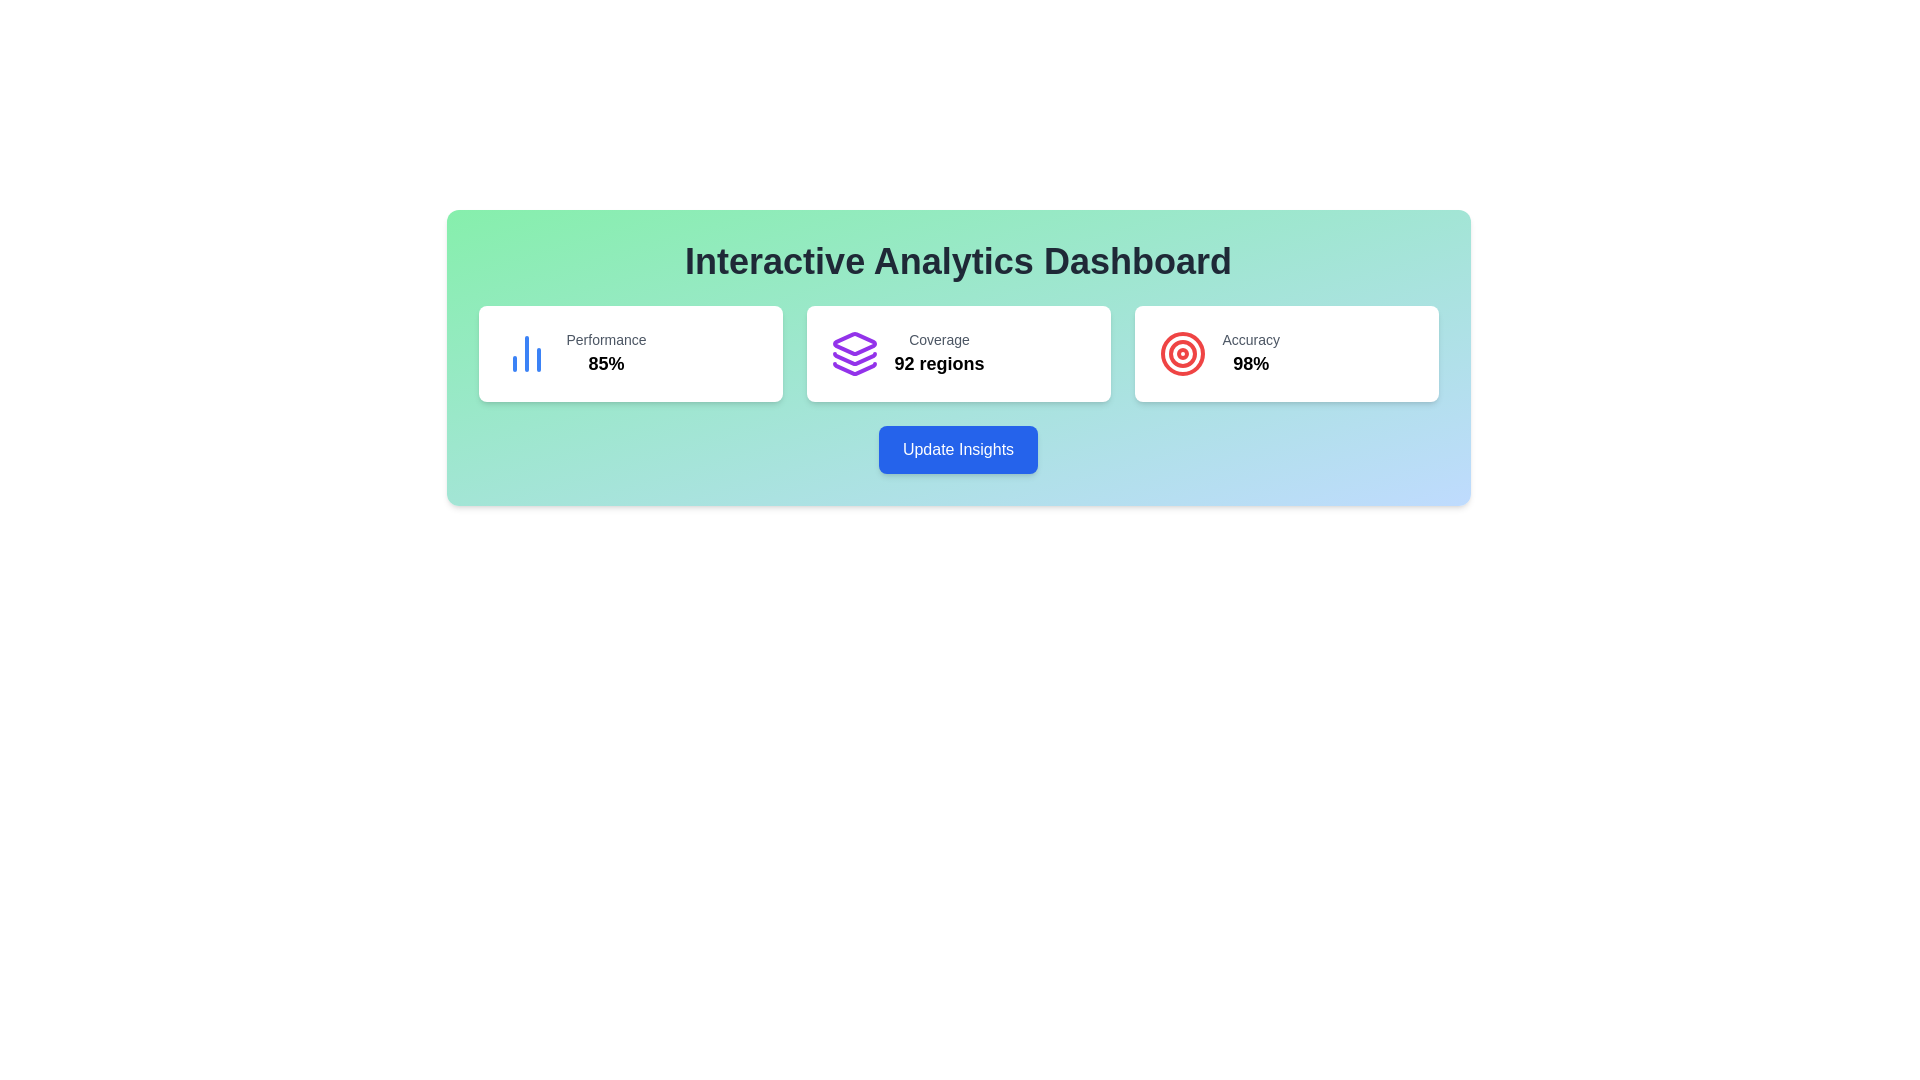 This screenshot has width=1920, height=1080. What do you see at coordinates (854, 369) in the screenshot?
I see `the bottom layer of the three-part vector graphic in purple color, located in the middle card of the dashboard below the text 'Coverage 92 regions'` at bounding box center [854, 369].